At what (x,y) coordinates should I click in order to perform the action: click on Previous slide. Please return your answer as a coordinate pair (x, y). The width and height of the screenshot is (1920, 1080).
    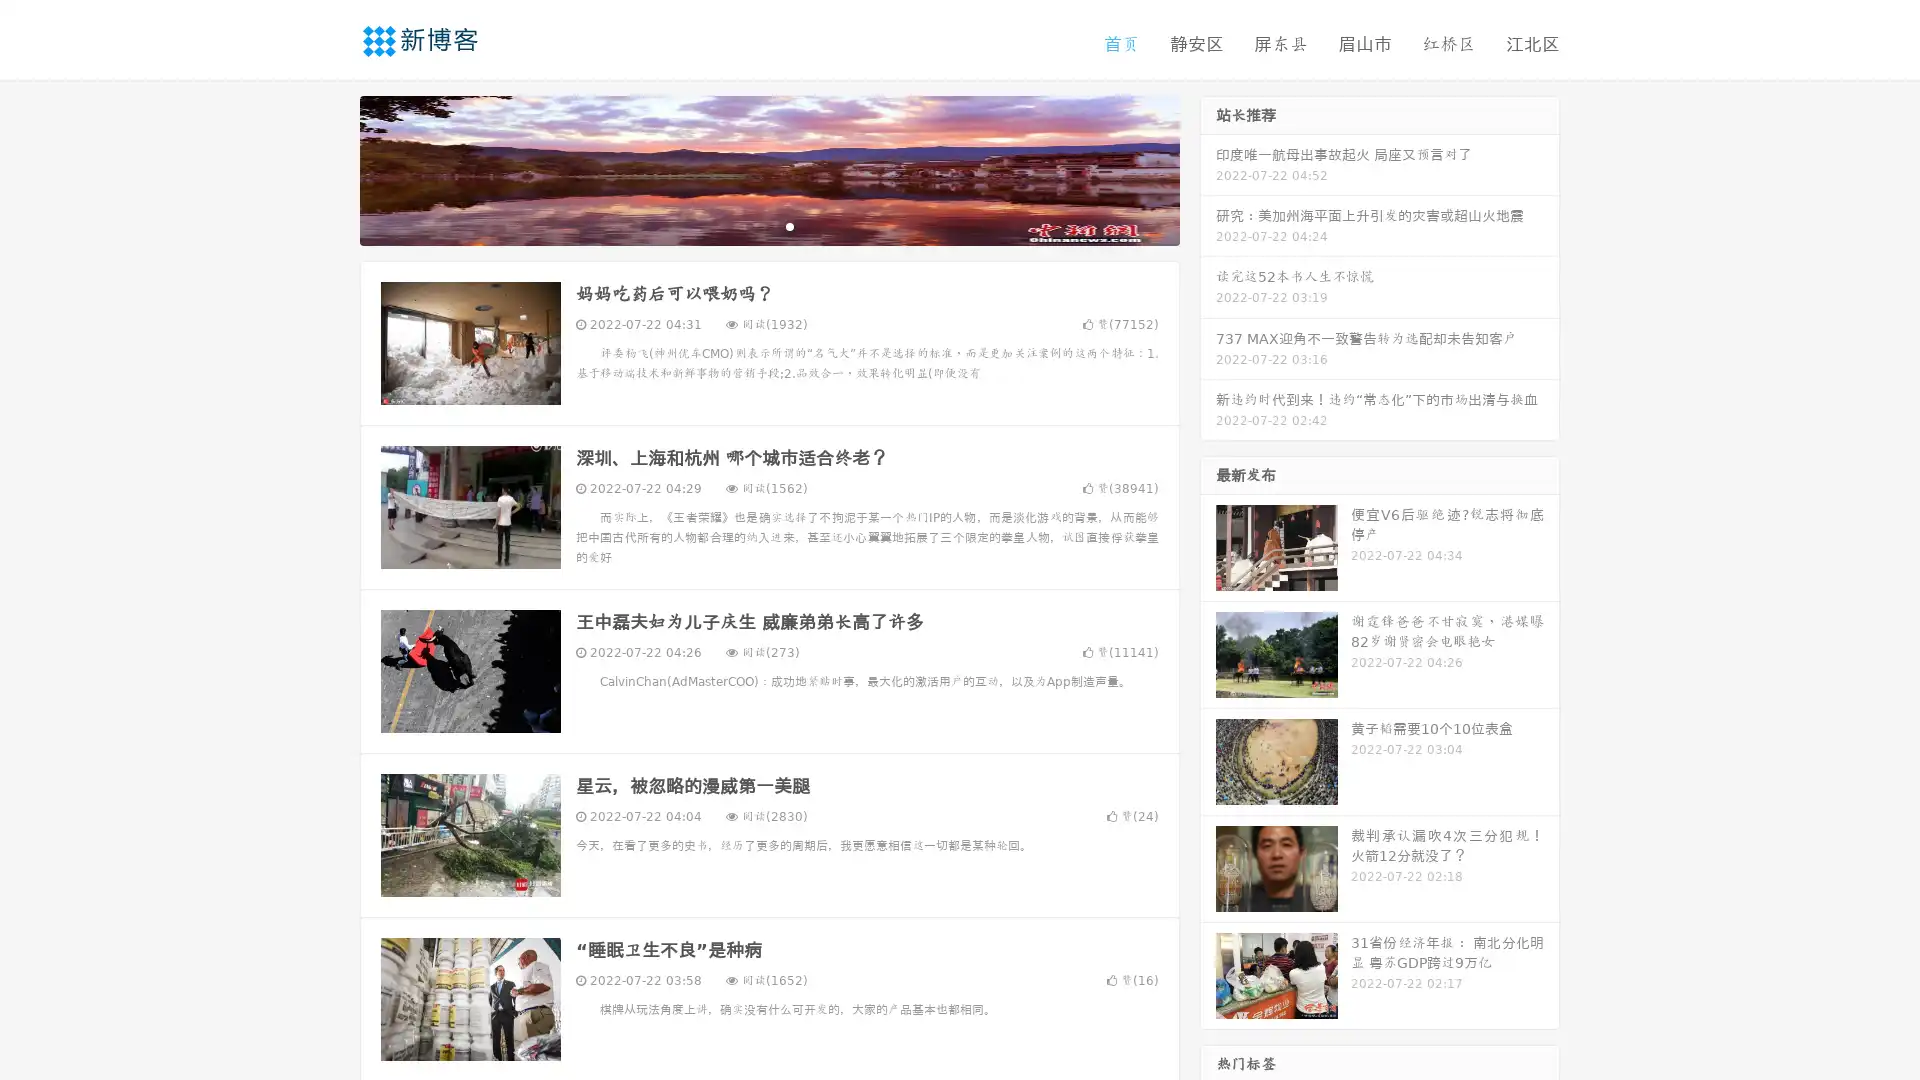
    Looking at the image, I should click on (330, 168).